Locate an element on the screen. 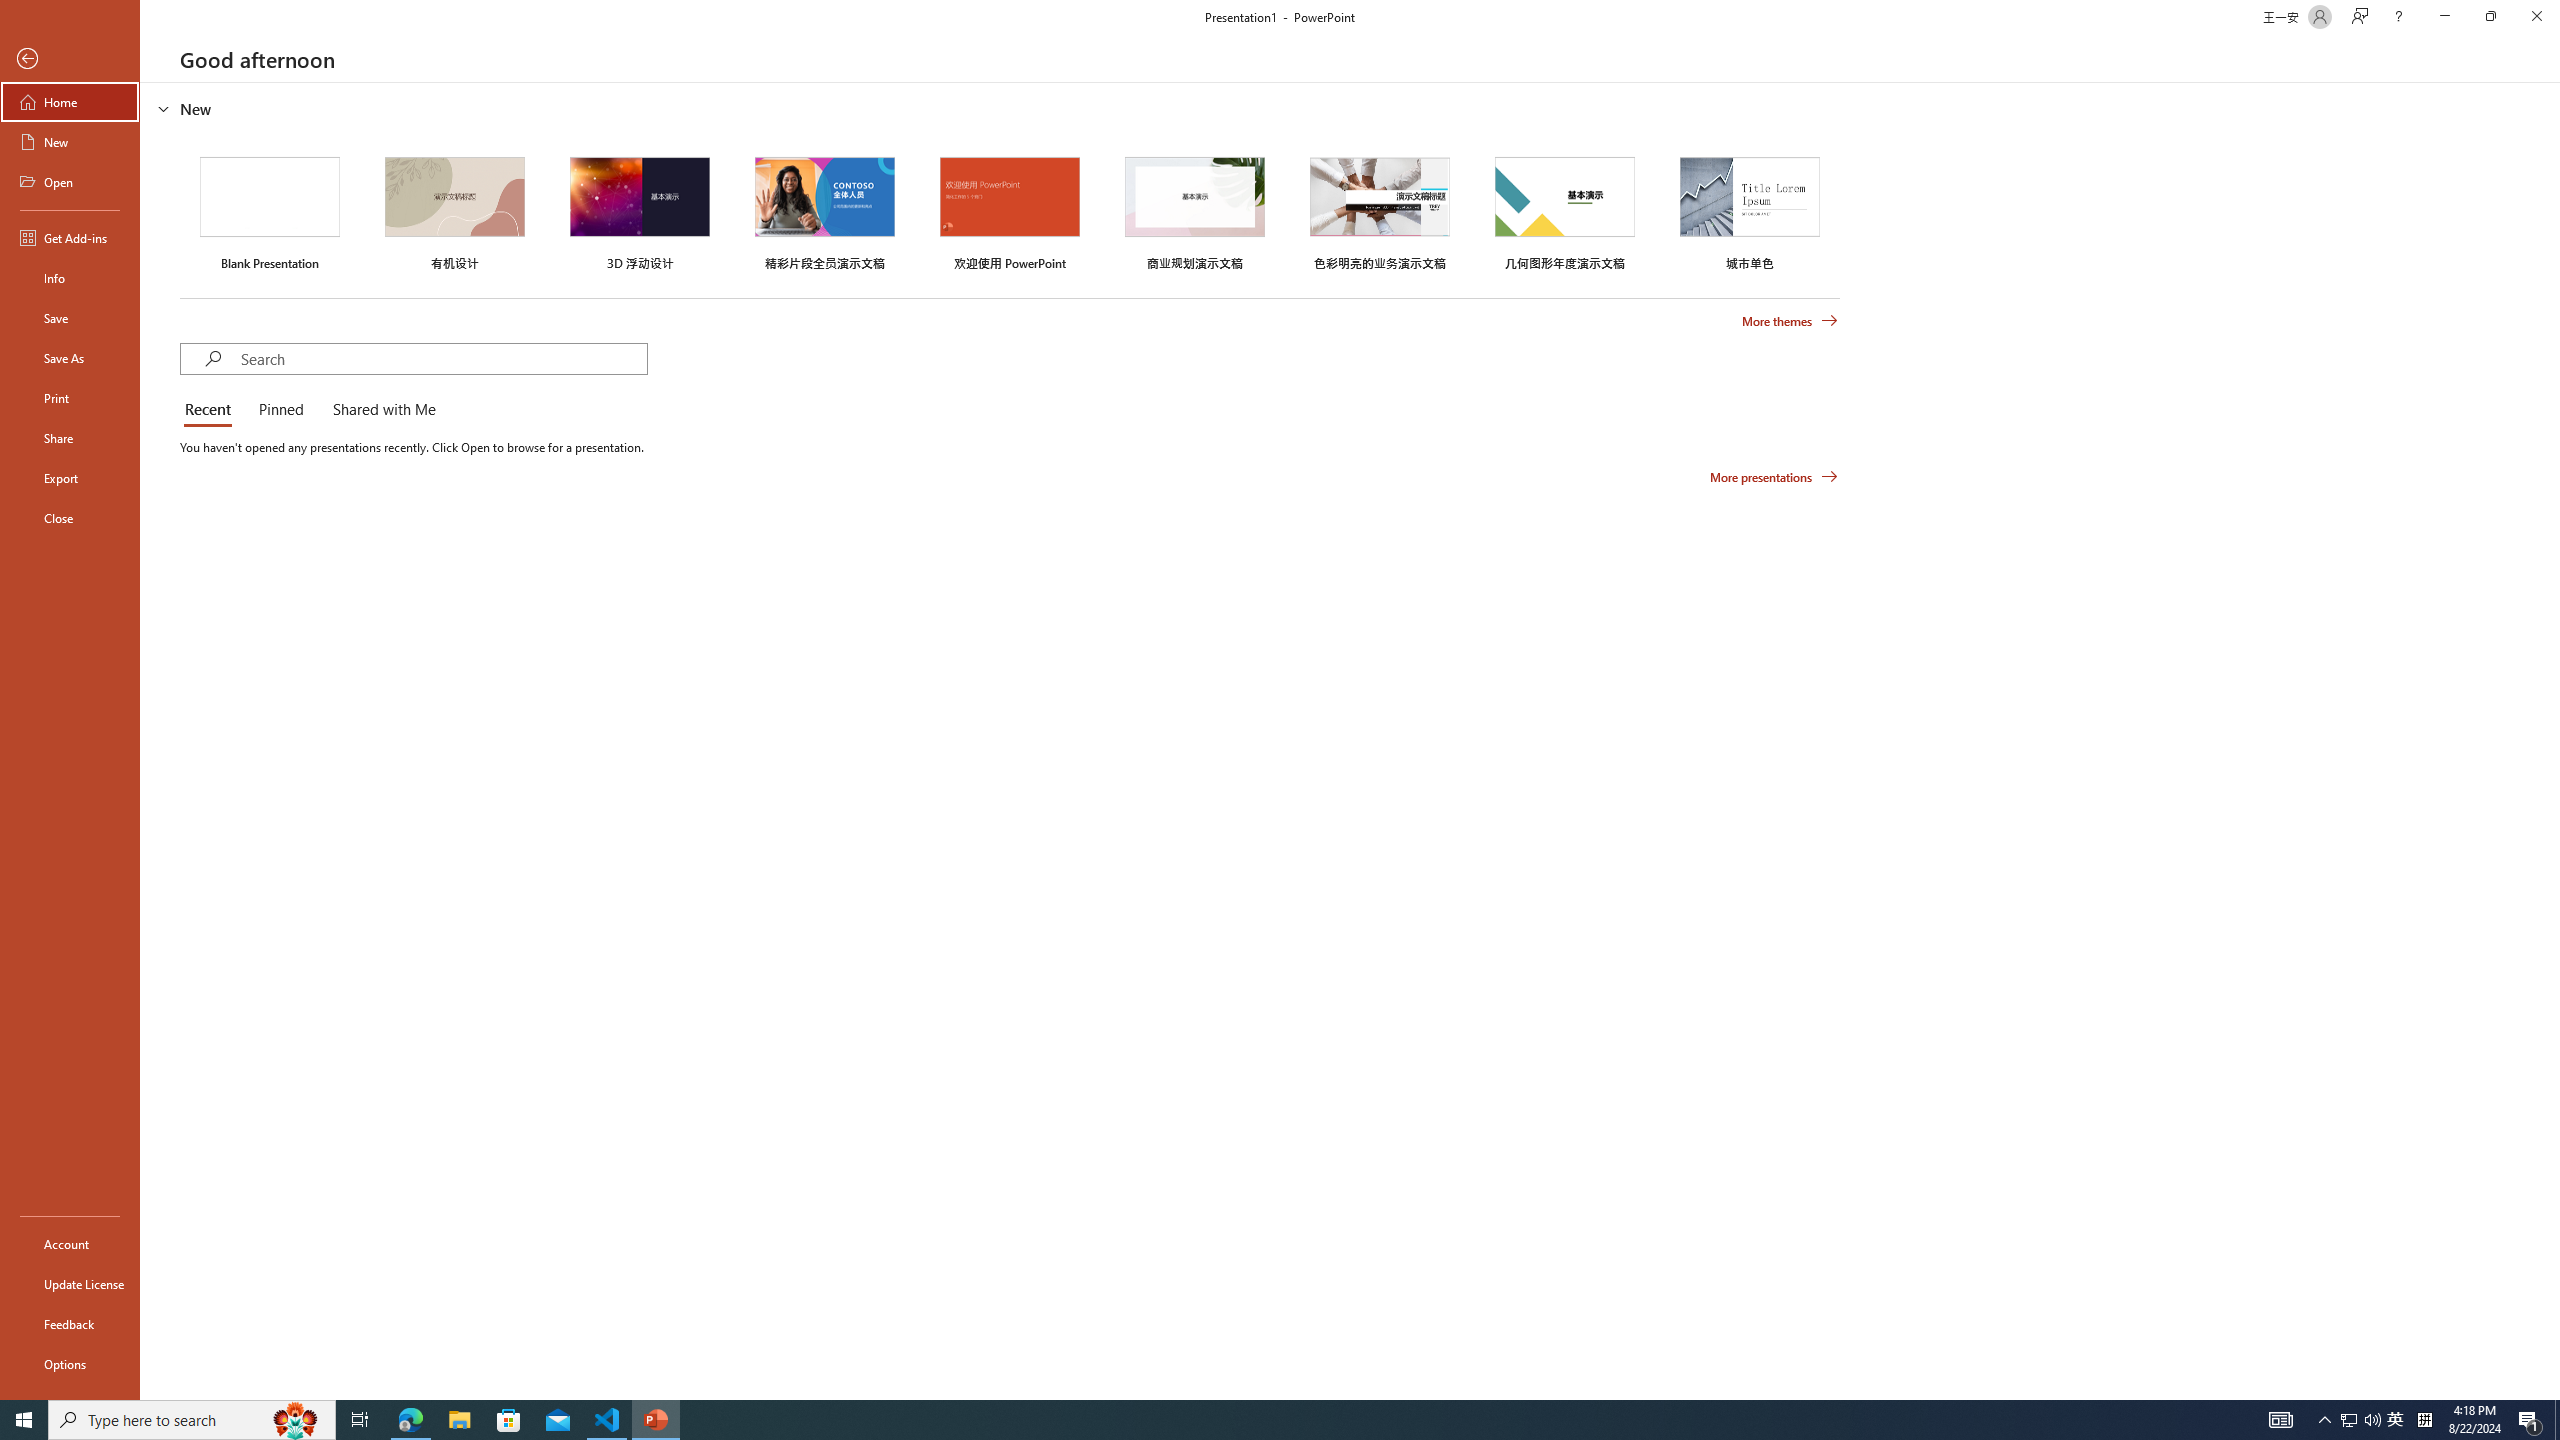  'Restore Down' is located at coordinates (2490, 16).